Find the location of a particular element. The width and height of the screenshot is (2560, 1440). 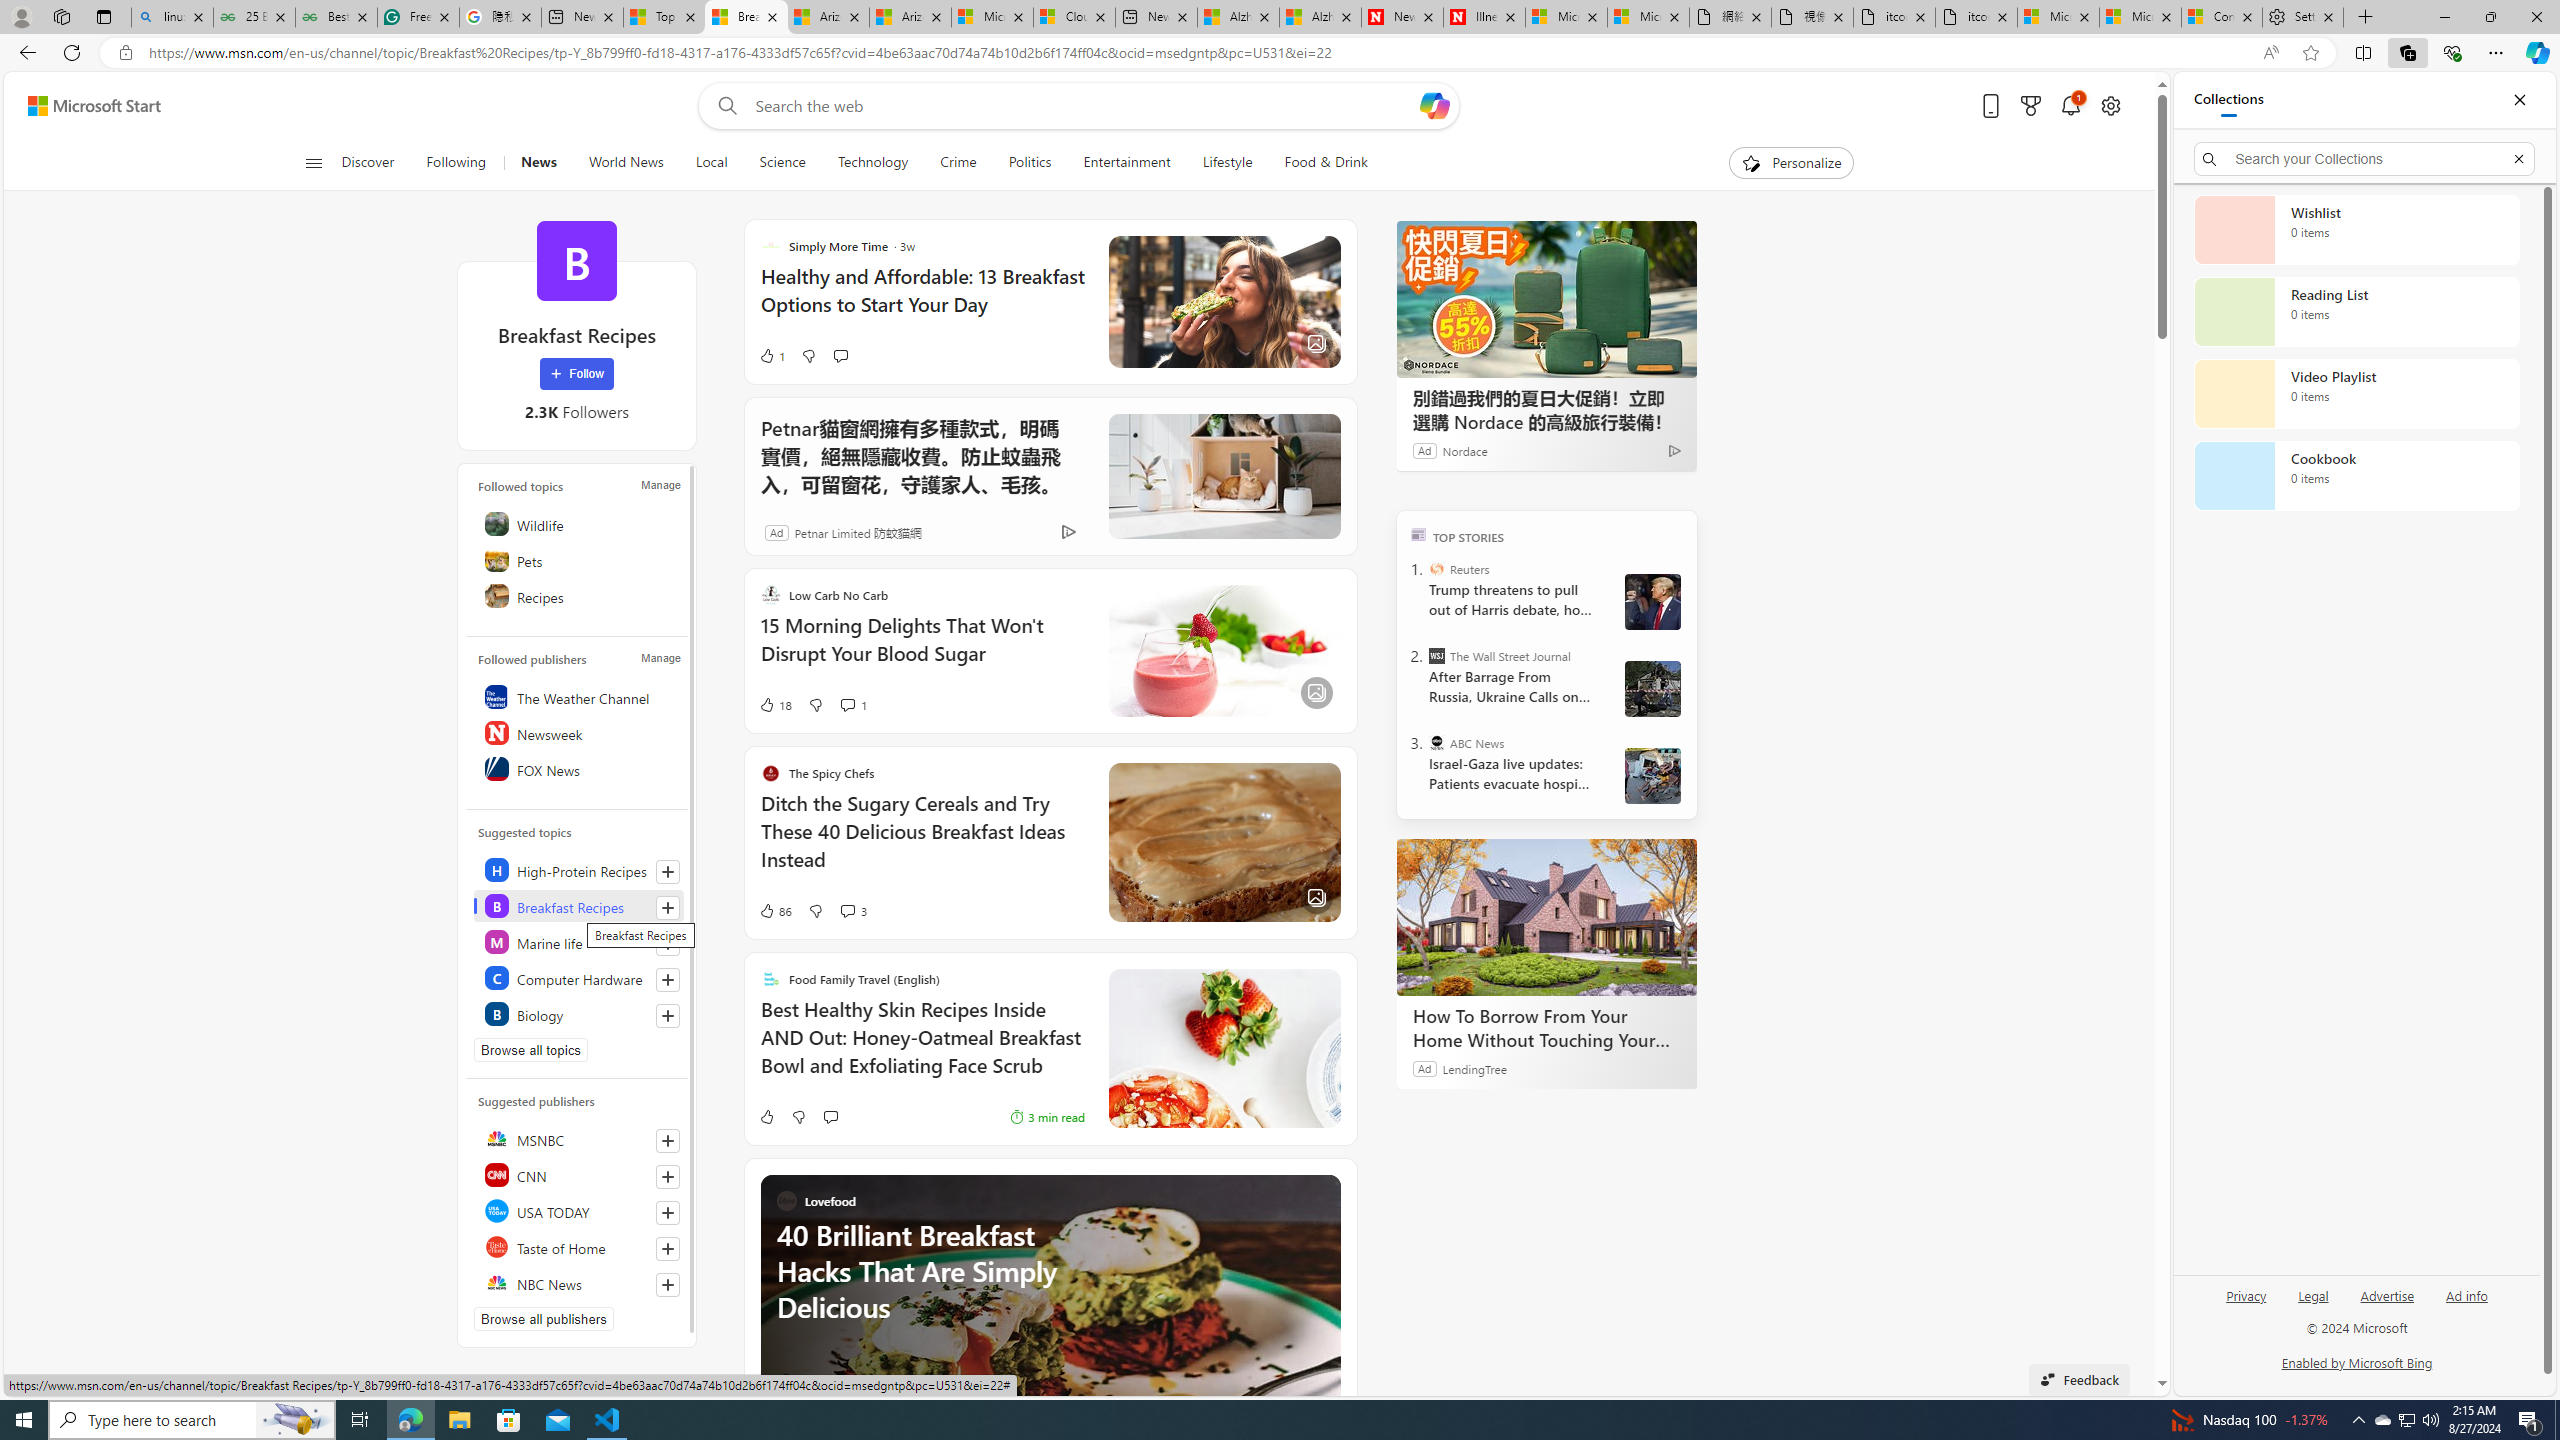

'25 Basic Linux Commands For Beginners - GeeksforGeeks' is located at coordinates (253, 16).